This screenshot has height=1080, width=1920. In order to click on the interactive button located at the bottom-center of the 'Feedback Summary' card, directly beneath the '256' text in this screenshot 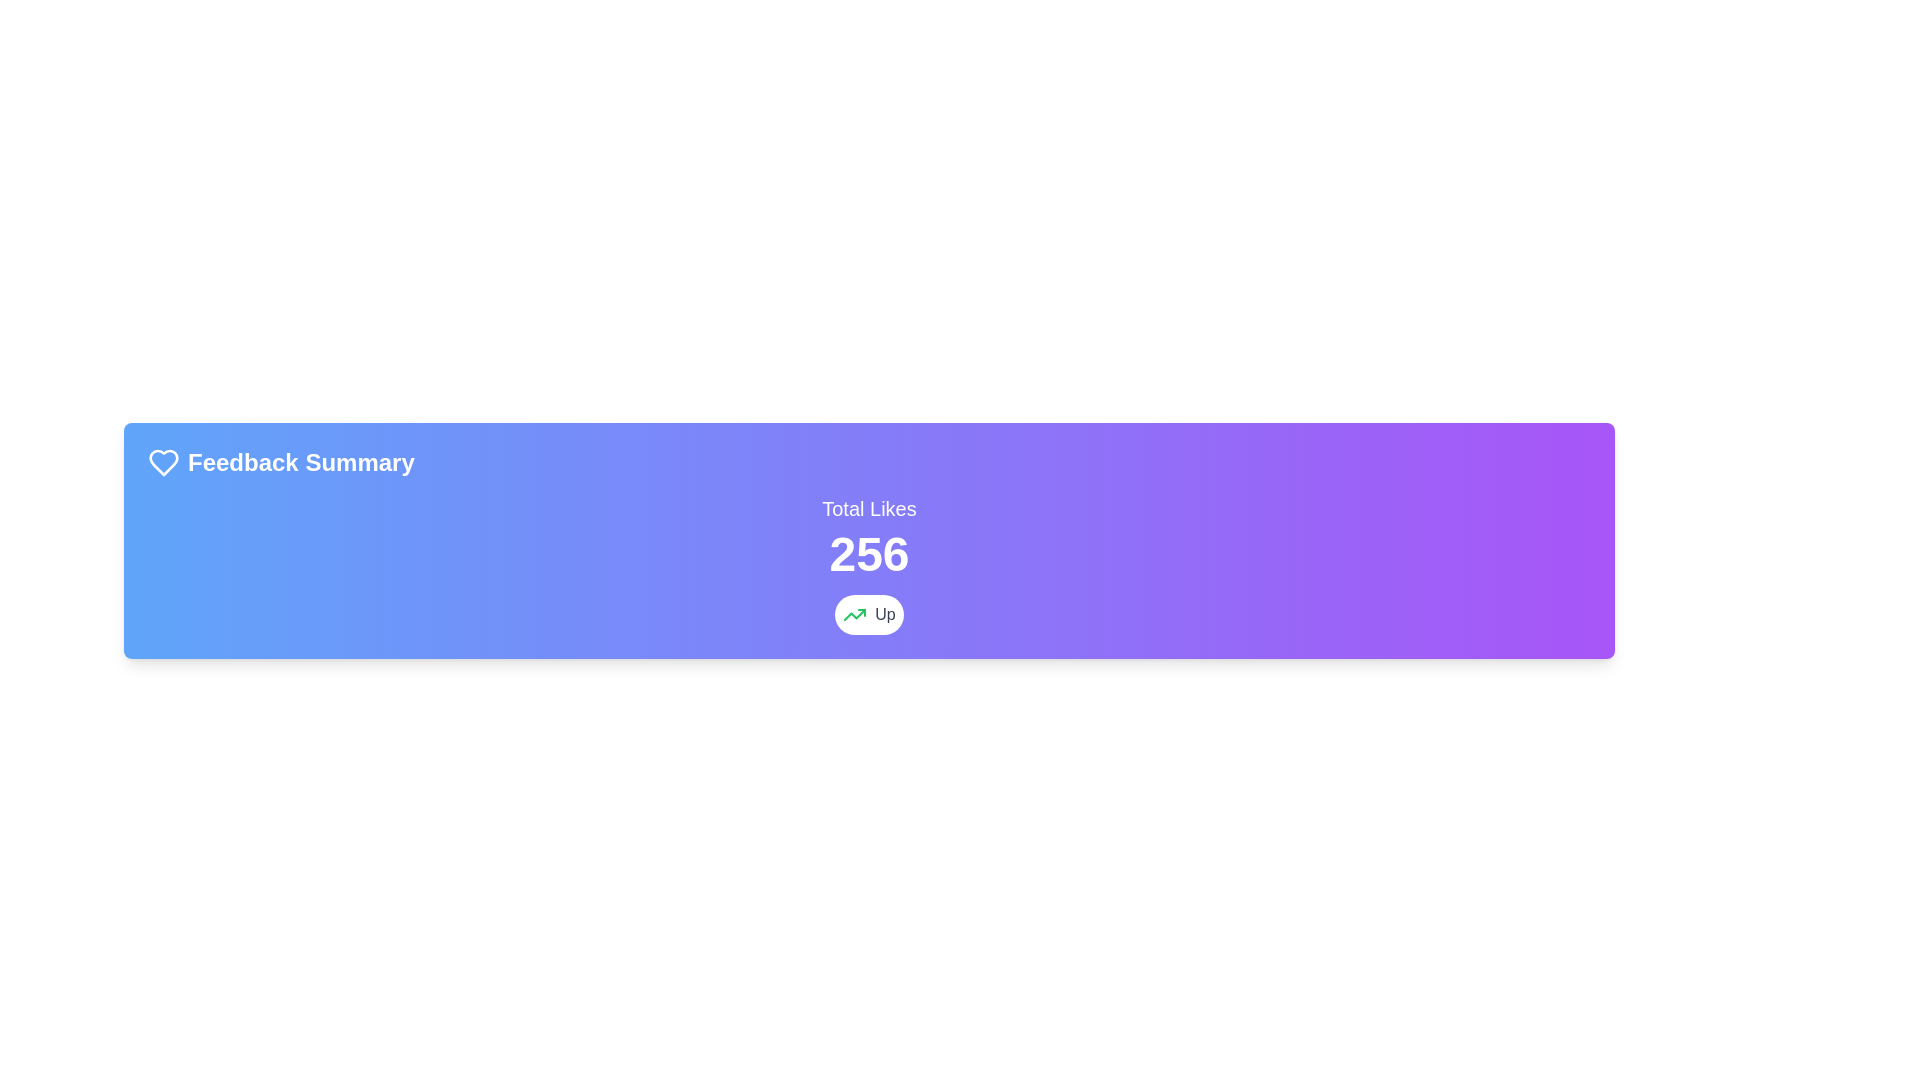, I will do `click(869, 613)`.